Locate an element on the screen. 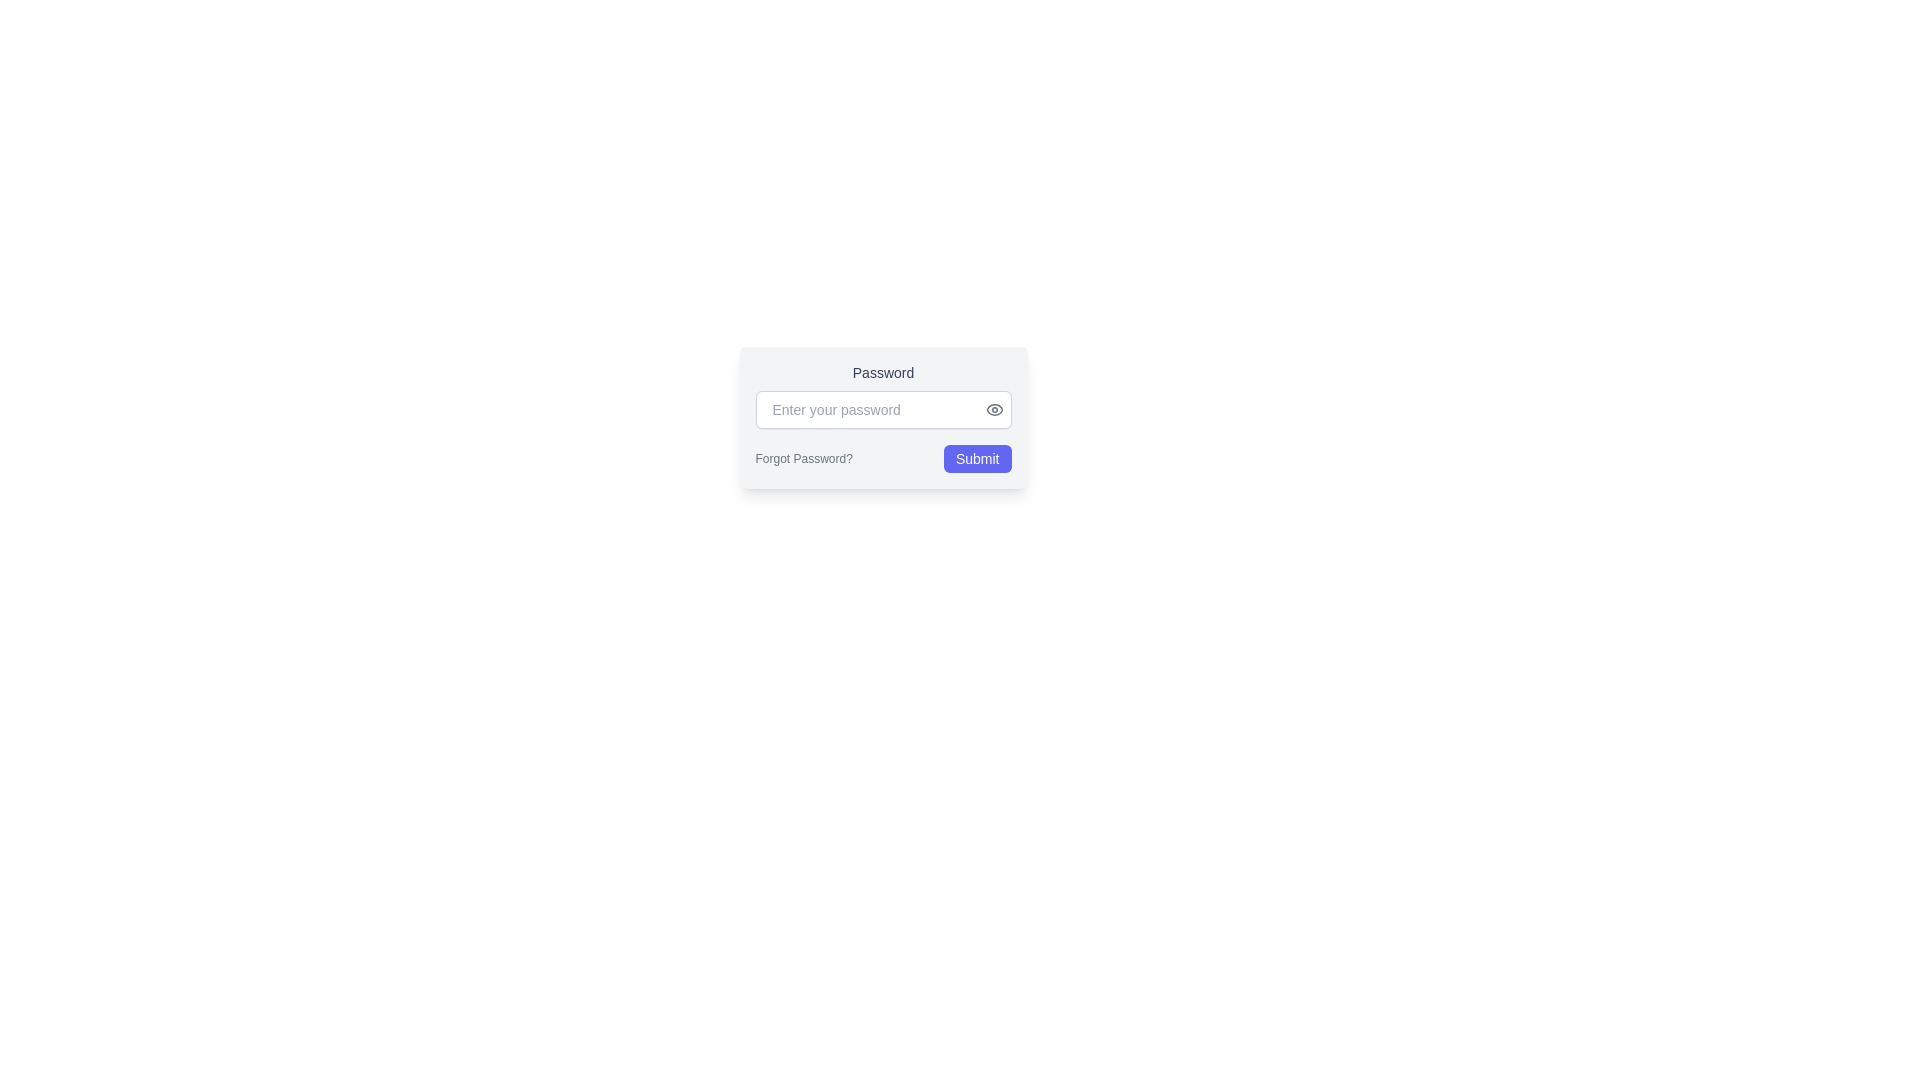  the password visibility toggle icon located immediately to the right of the password input box is located at coordinates (994, 408).